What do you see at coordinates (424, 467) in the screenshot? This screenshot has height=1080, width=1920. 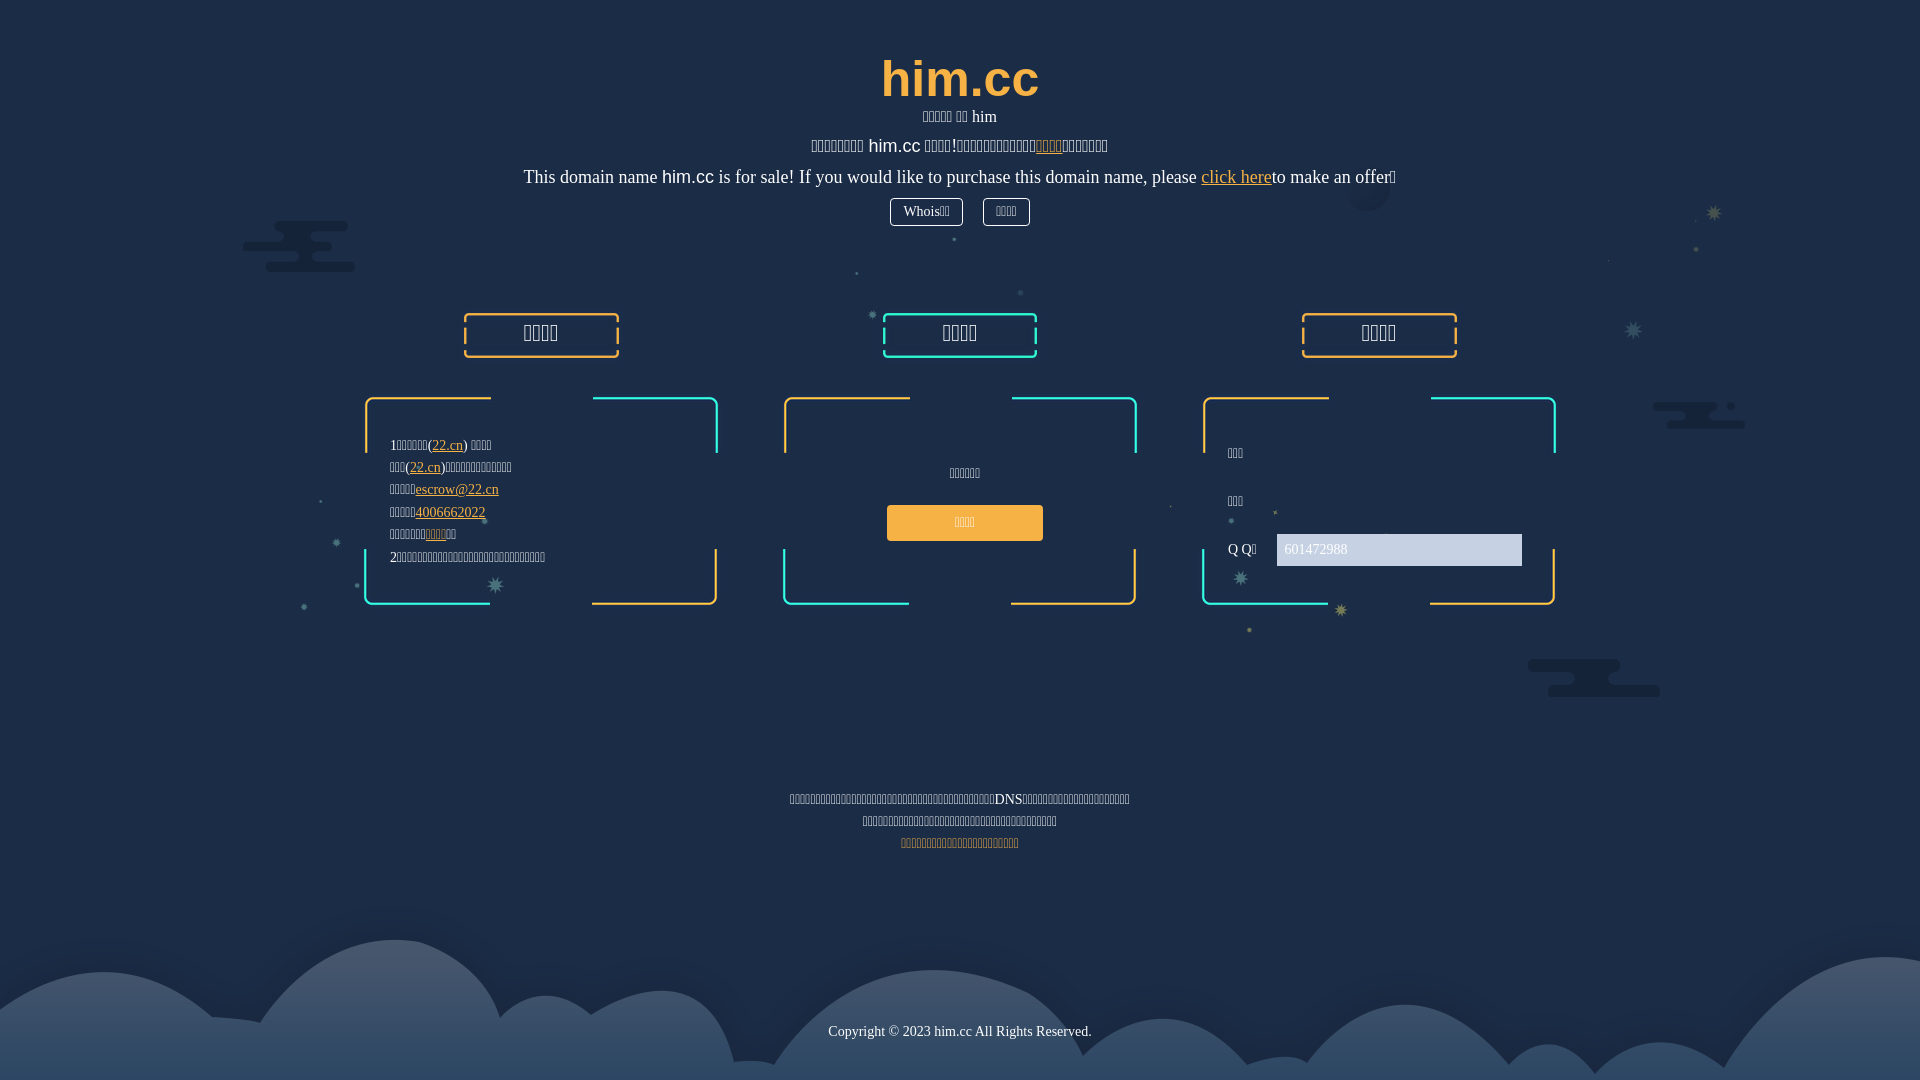 I see `'22.cn'` at bounding box center [424, 467].